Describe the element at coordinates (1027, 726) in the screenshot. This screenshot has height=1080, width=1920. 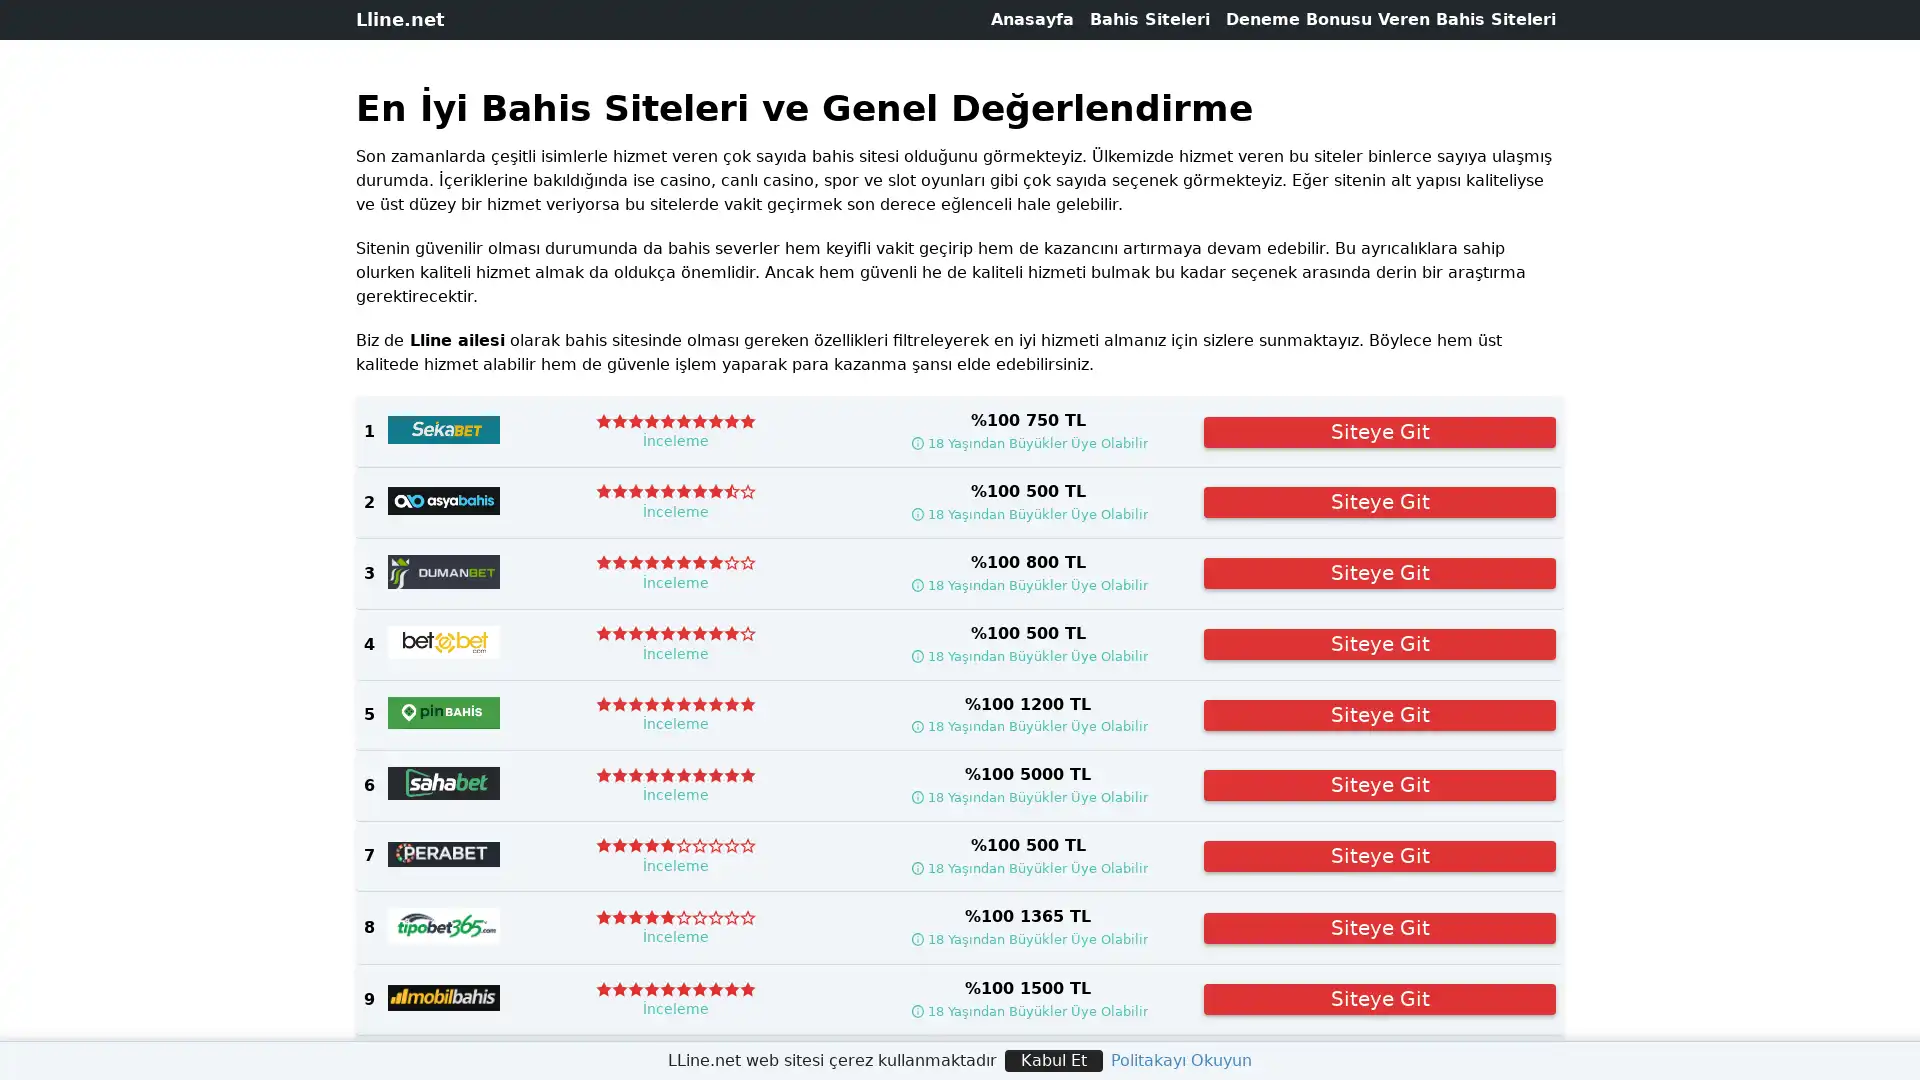
I see `Load terms and conditions` at that location.